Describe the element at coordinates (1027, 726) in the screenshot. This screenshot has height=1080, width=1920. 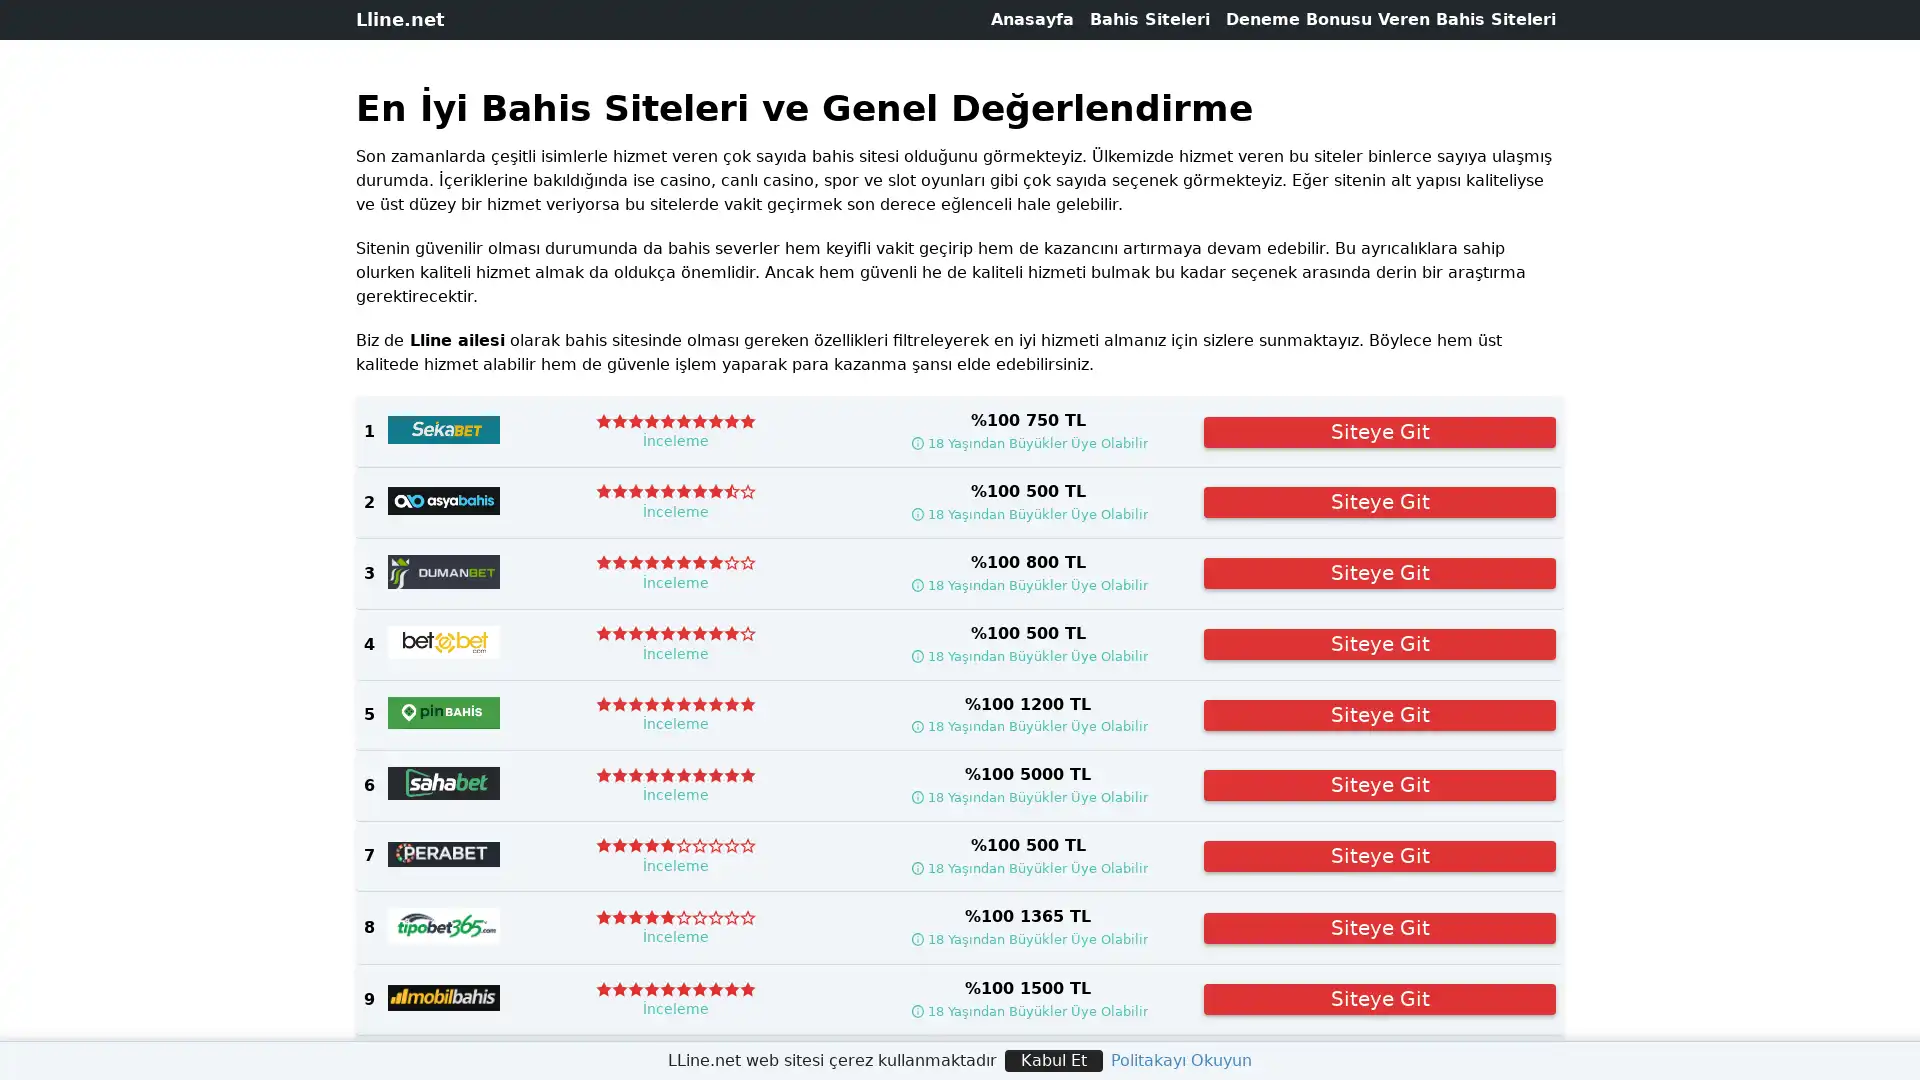
I see `Load terms and conditions` at that location.